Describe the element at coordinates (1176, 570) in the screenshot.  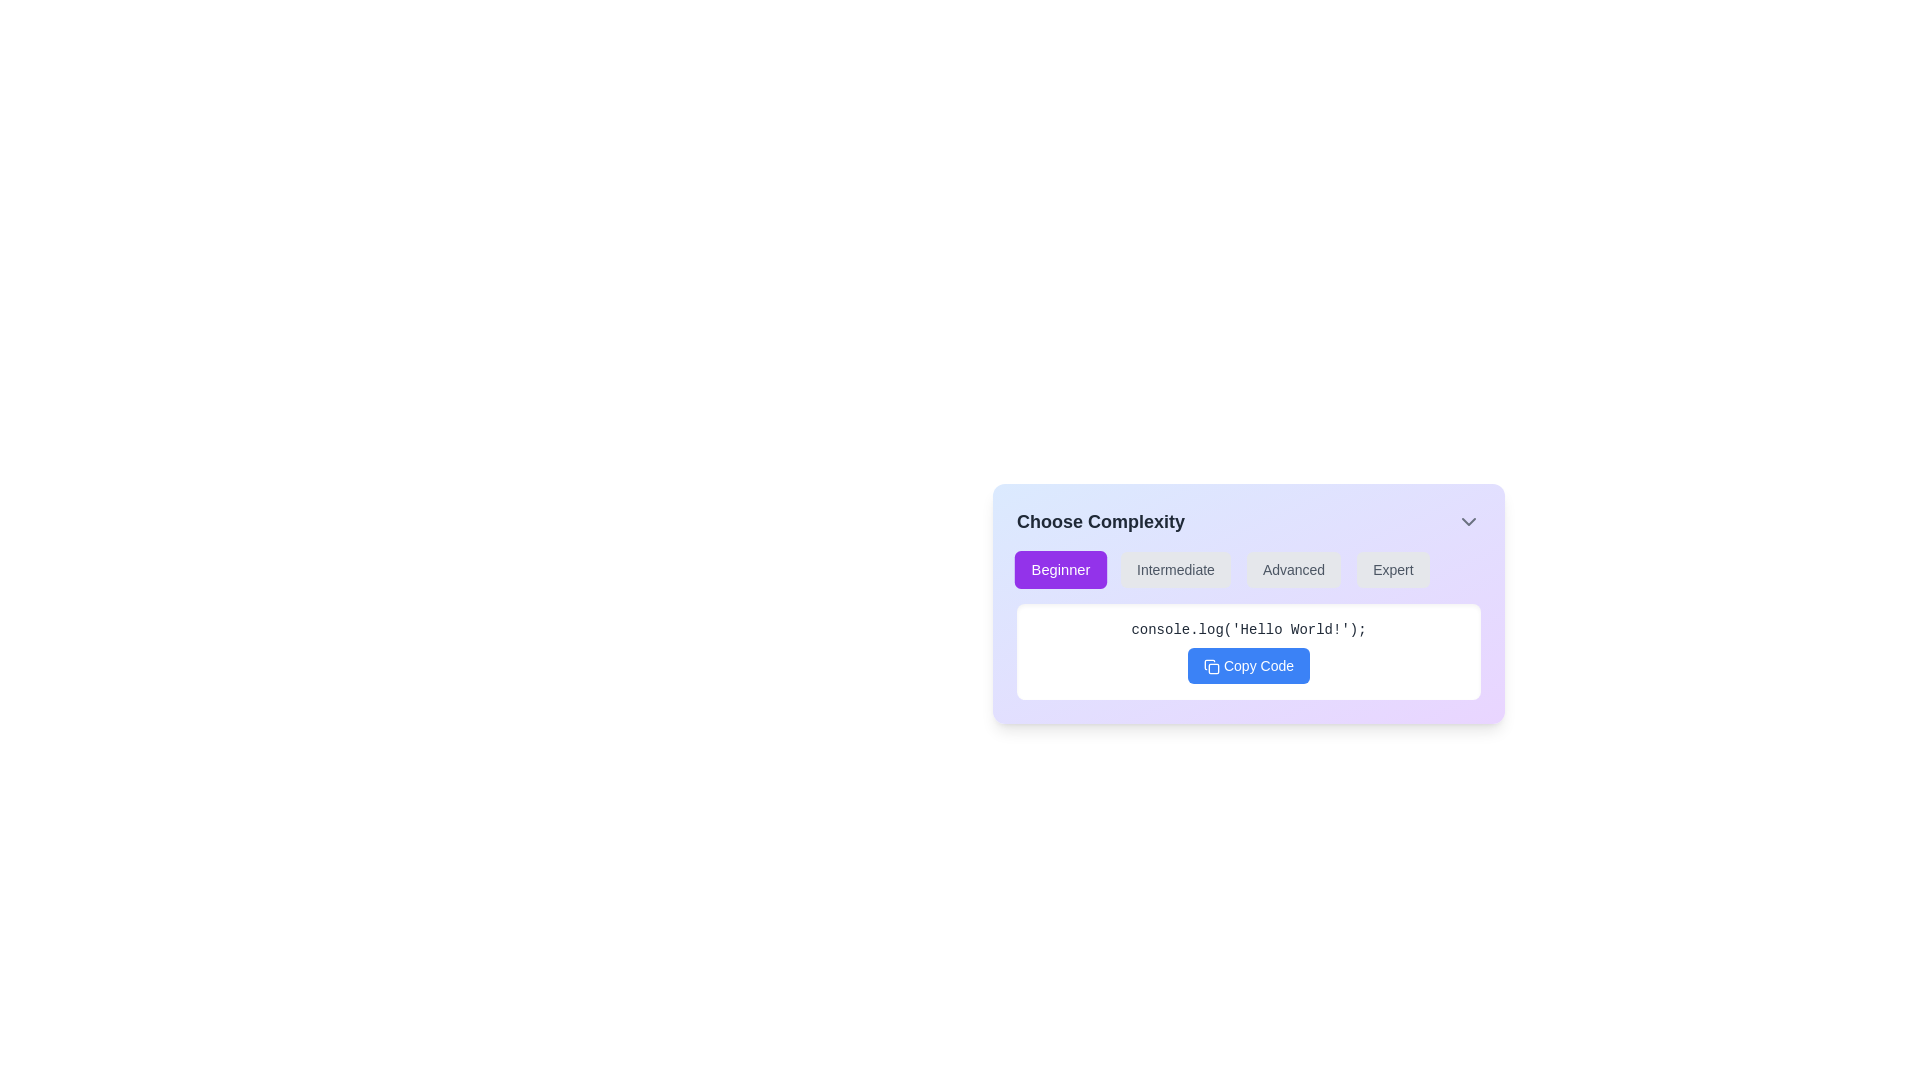
I see `the 'Intermediate' button` at that location.